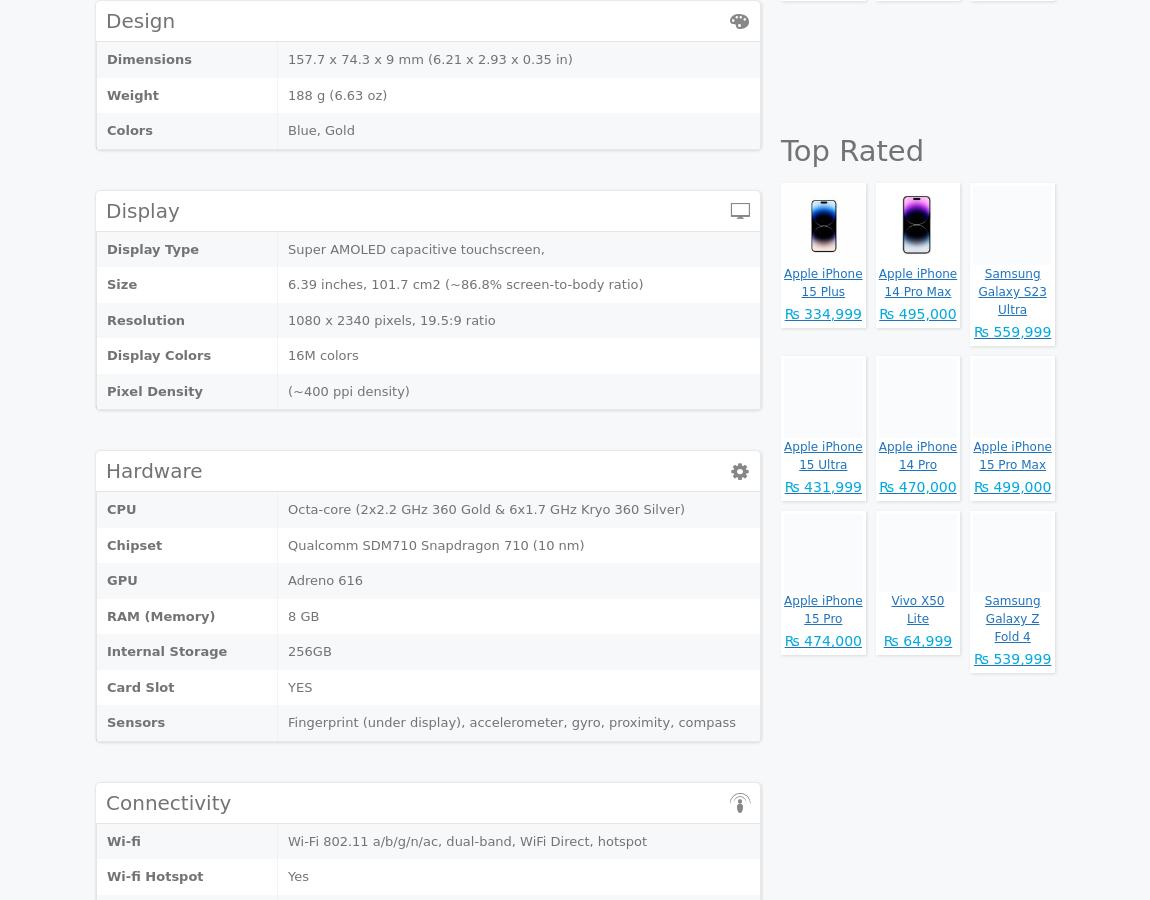  I want to click on 'Blue, Gold', so click(286, 130).